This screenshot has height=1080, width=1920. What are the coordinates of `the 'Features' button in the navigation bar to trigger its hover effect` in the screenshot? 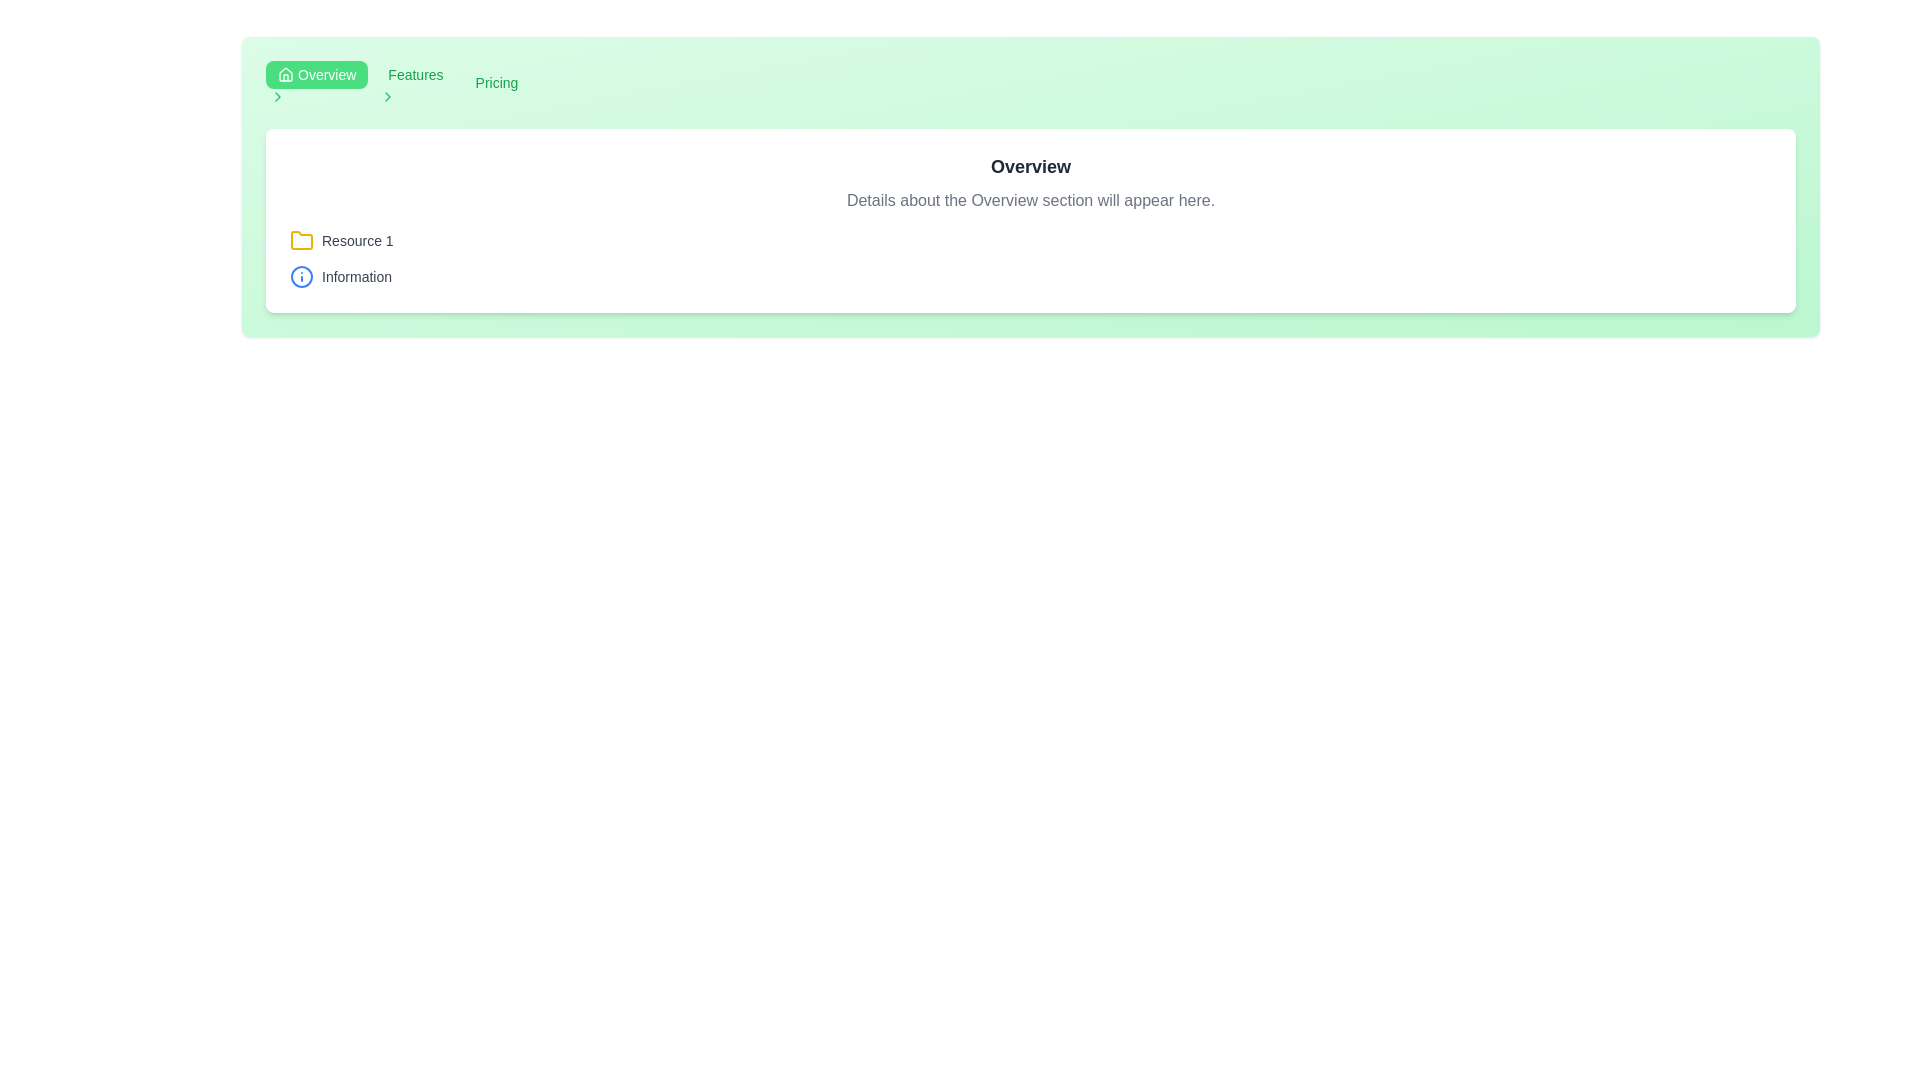 It's located at (415, 82).